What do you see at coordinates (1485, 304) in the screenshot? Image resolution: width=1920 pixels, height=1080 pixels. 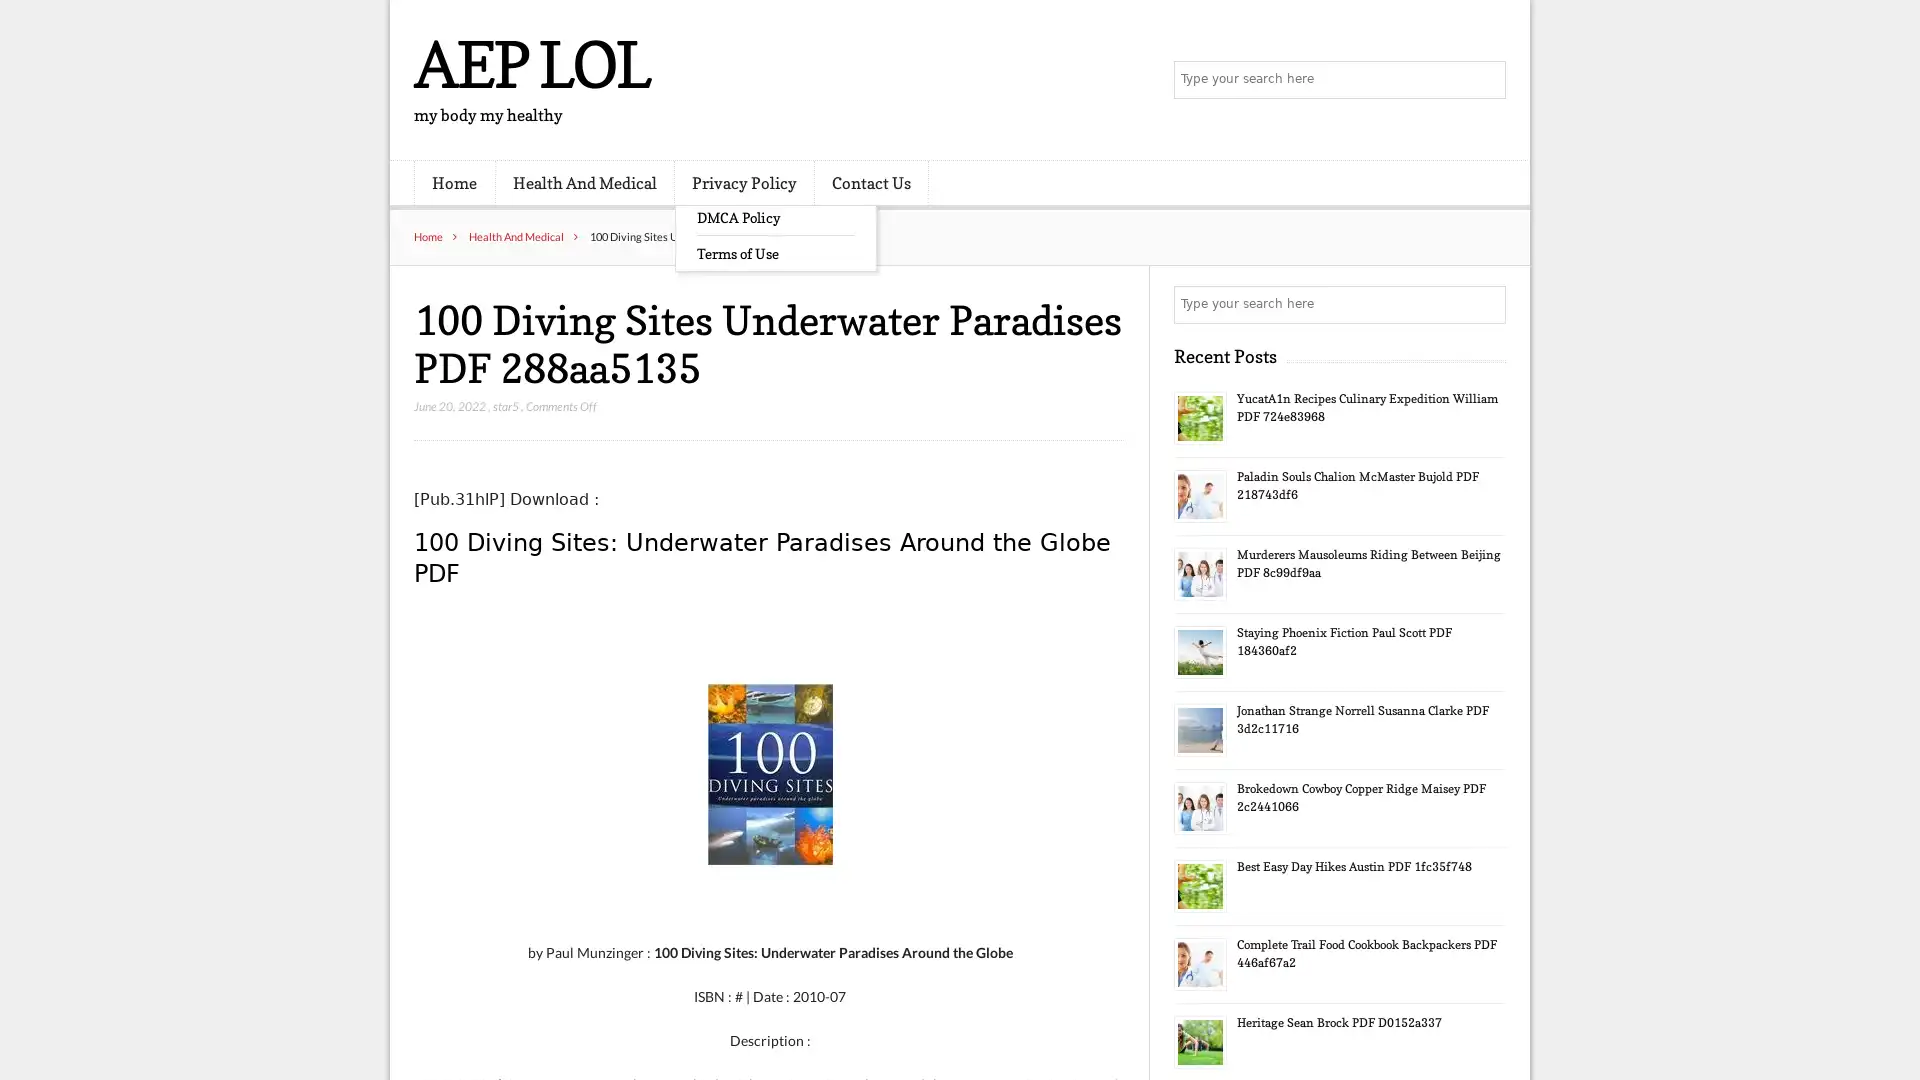 I see `Search` at bounding box center [1485, 304].